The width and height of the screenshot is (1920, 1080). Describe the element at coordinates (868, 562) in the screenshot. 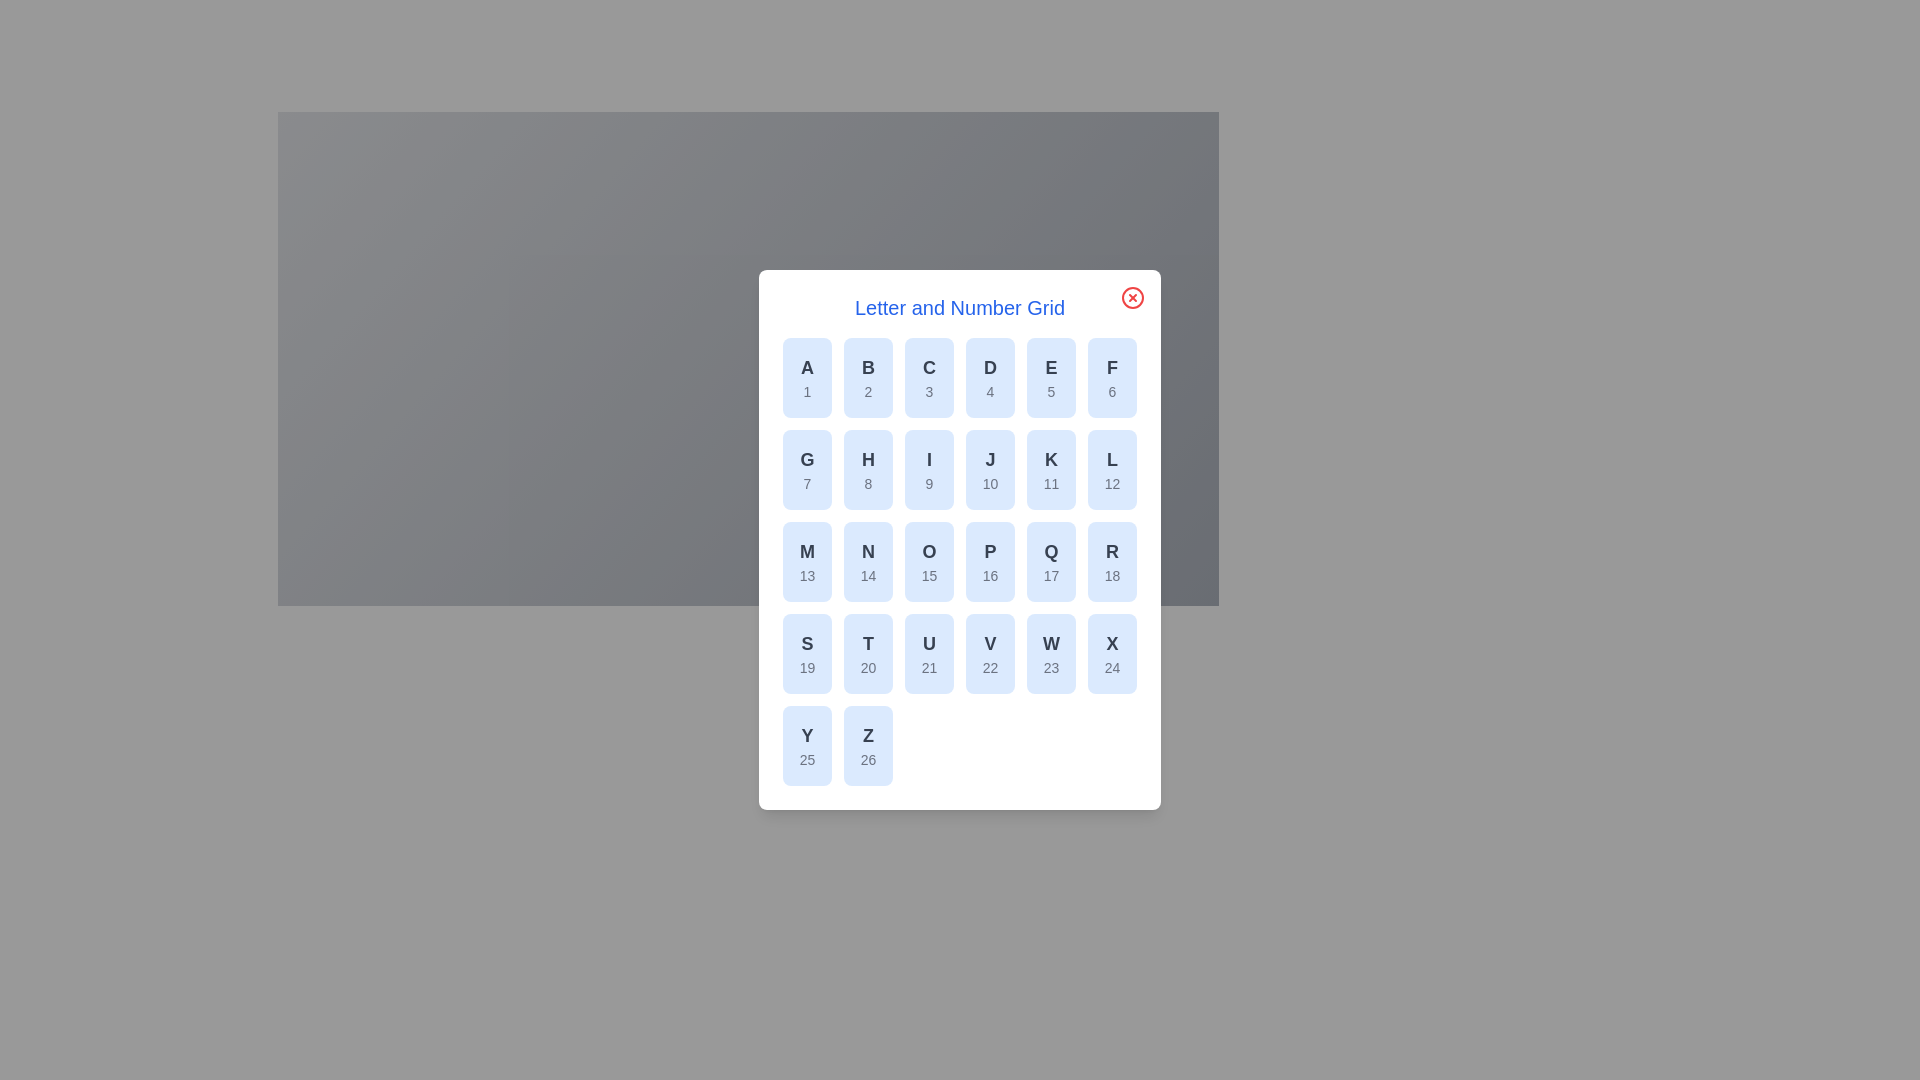

I see `the grid item corresponding to letter N` at that location.